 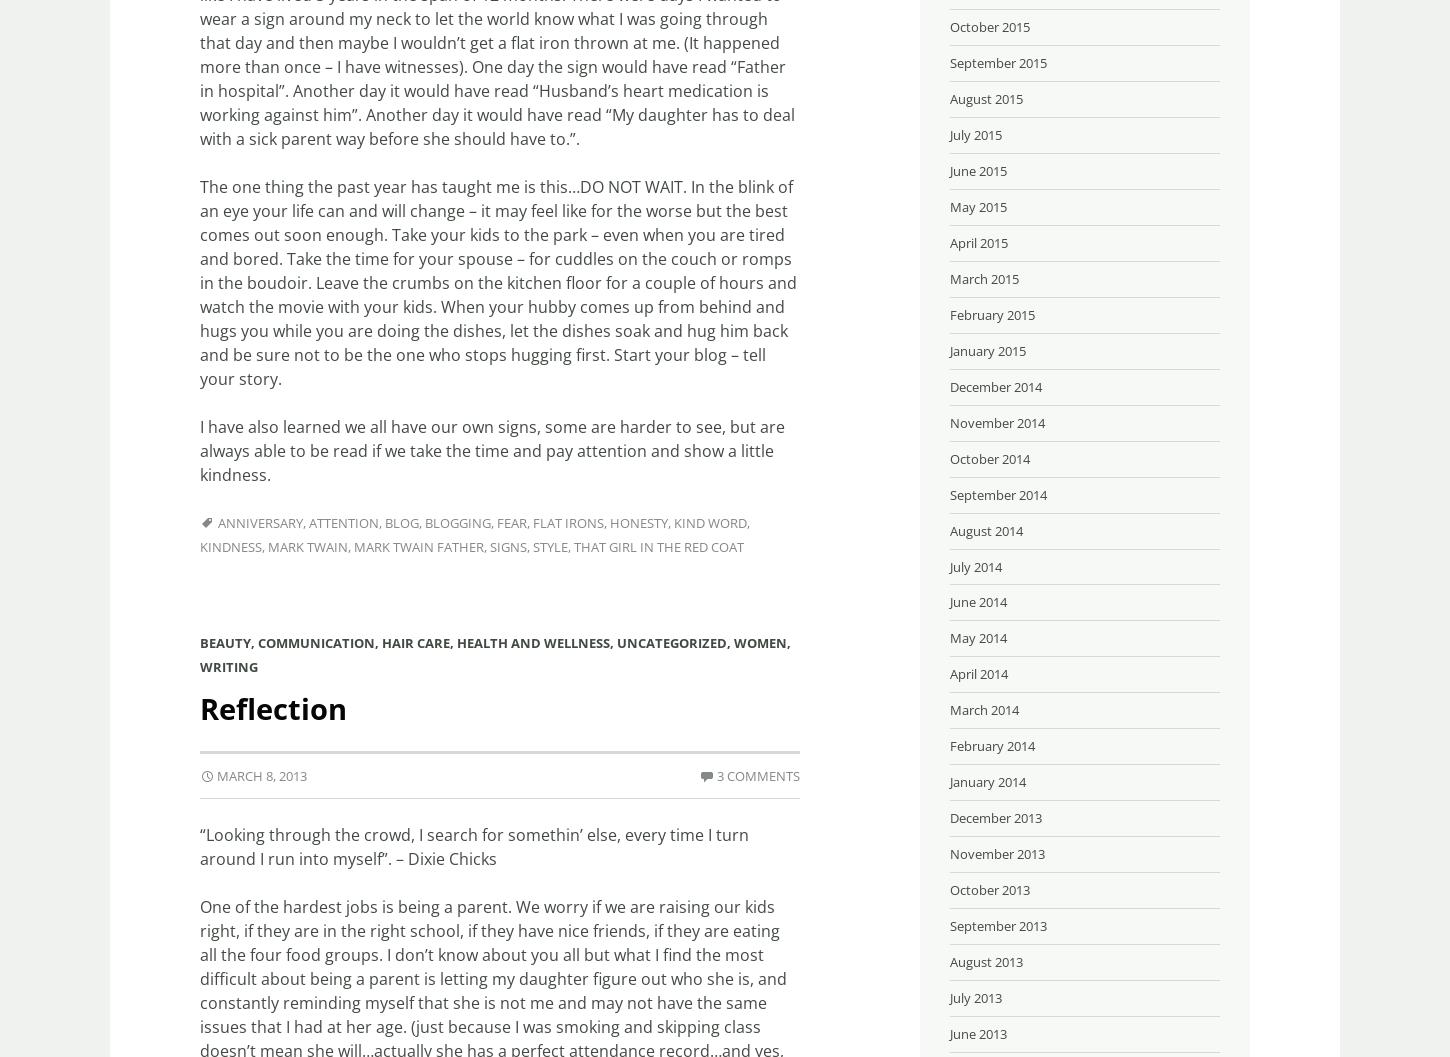 What do you see at coordinates (511, 523) in the screenshot?
I see `'fear'` at bounding box center [511, 523].